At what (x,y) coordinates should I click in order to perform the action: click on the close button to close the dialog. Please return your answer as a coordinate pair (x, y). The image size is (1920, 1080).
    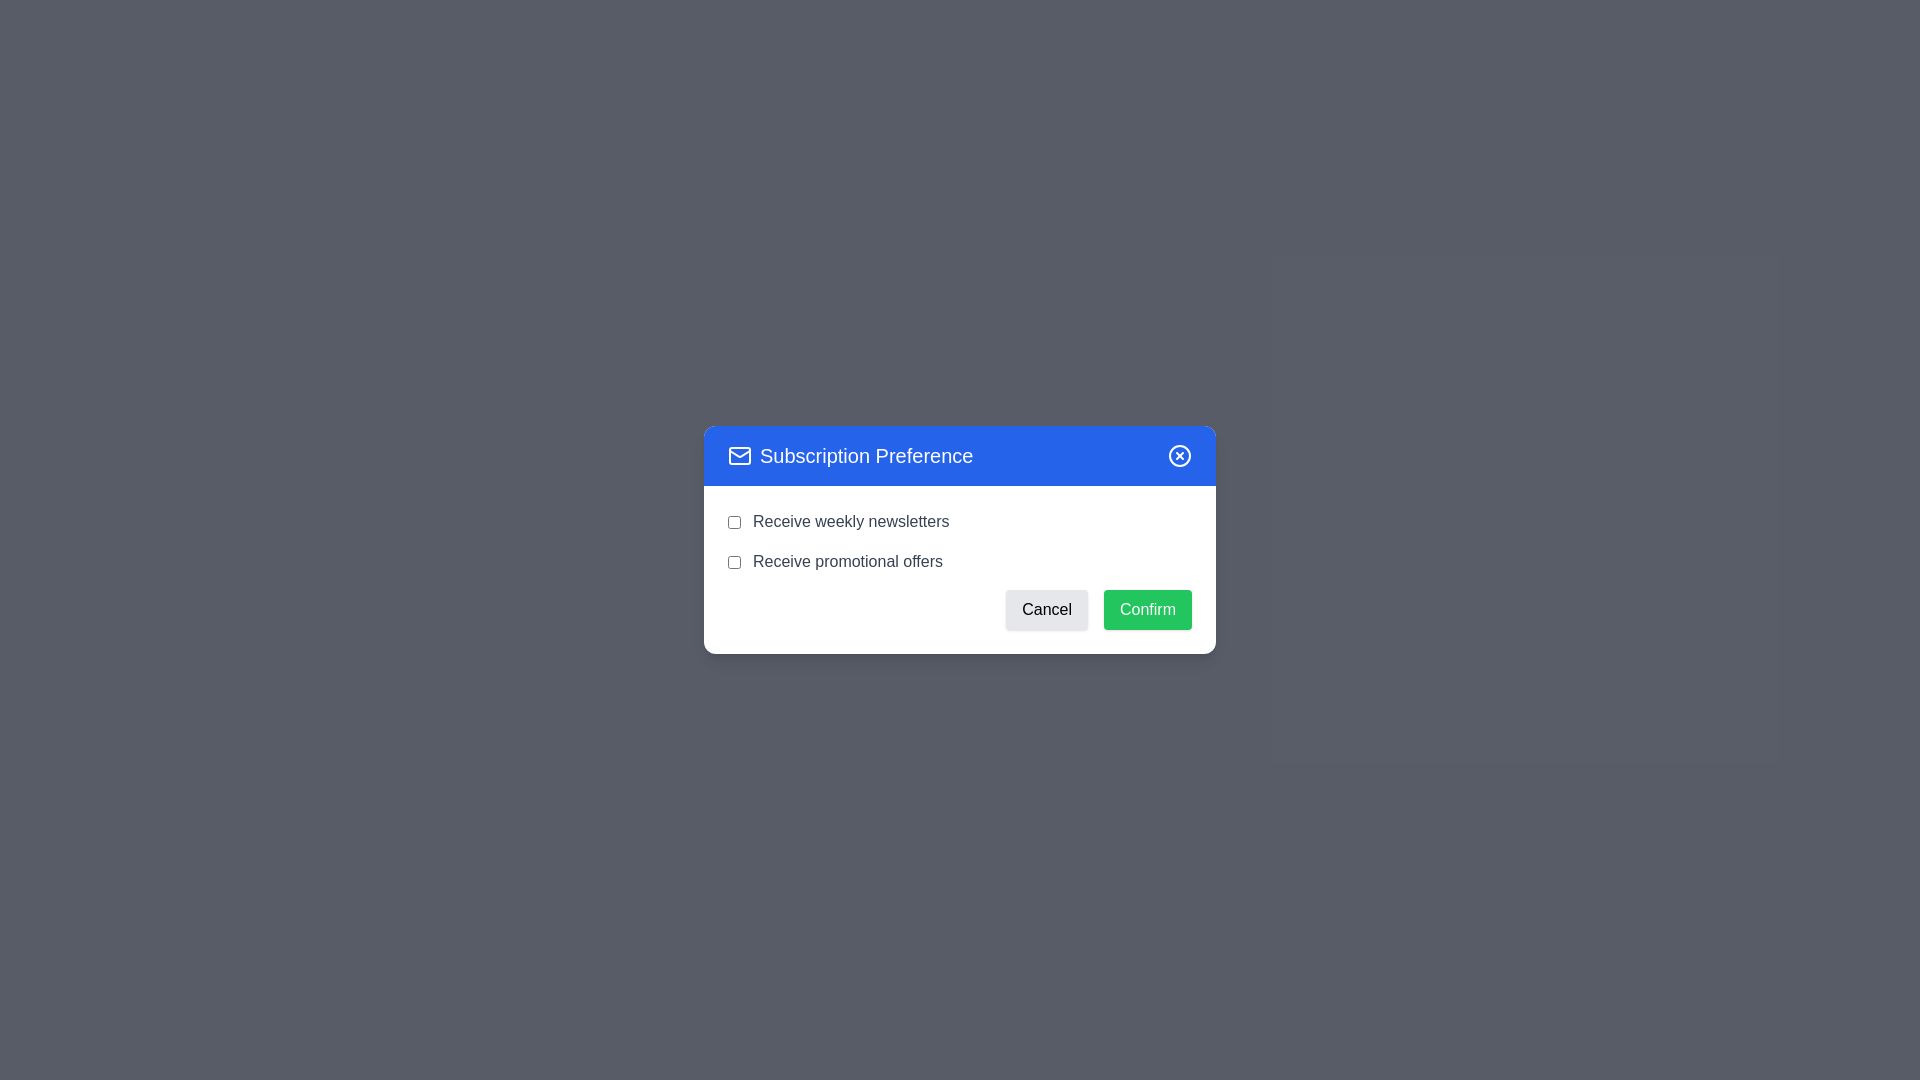
    Looking at the image, I should click on (1180, 455).